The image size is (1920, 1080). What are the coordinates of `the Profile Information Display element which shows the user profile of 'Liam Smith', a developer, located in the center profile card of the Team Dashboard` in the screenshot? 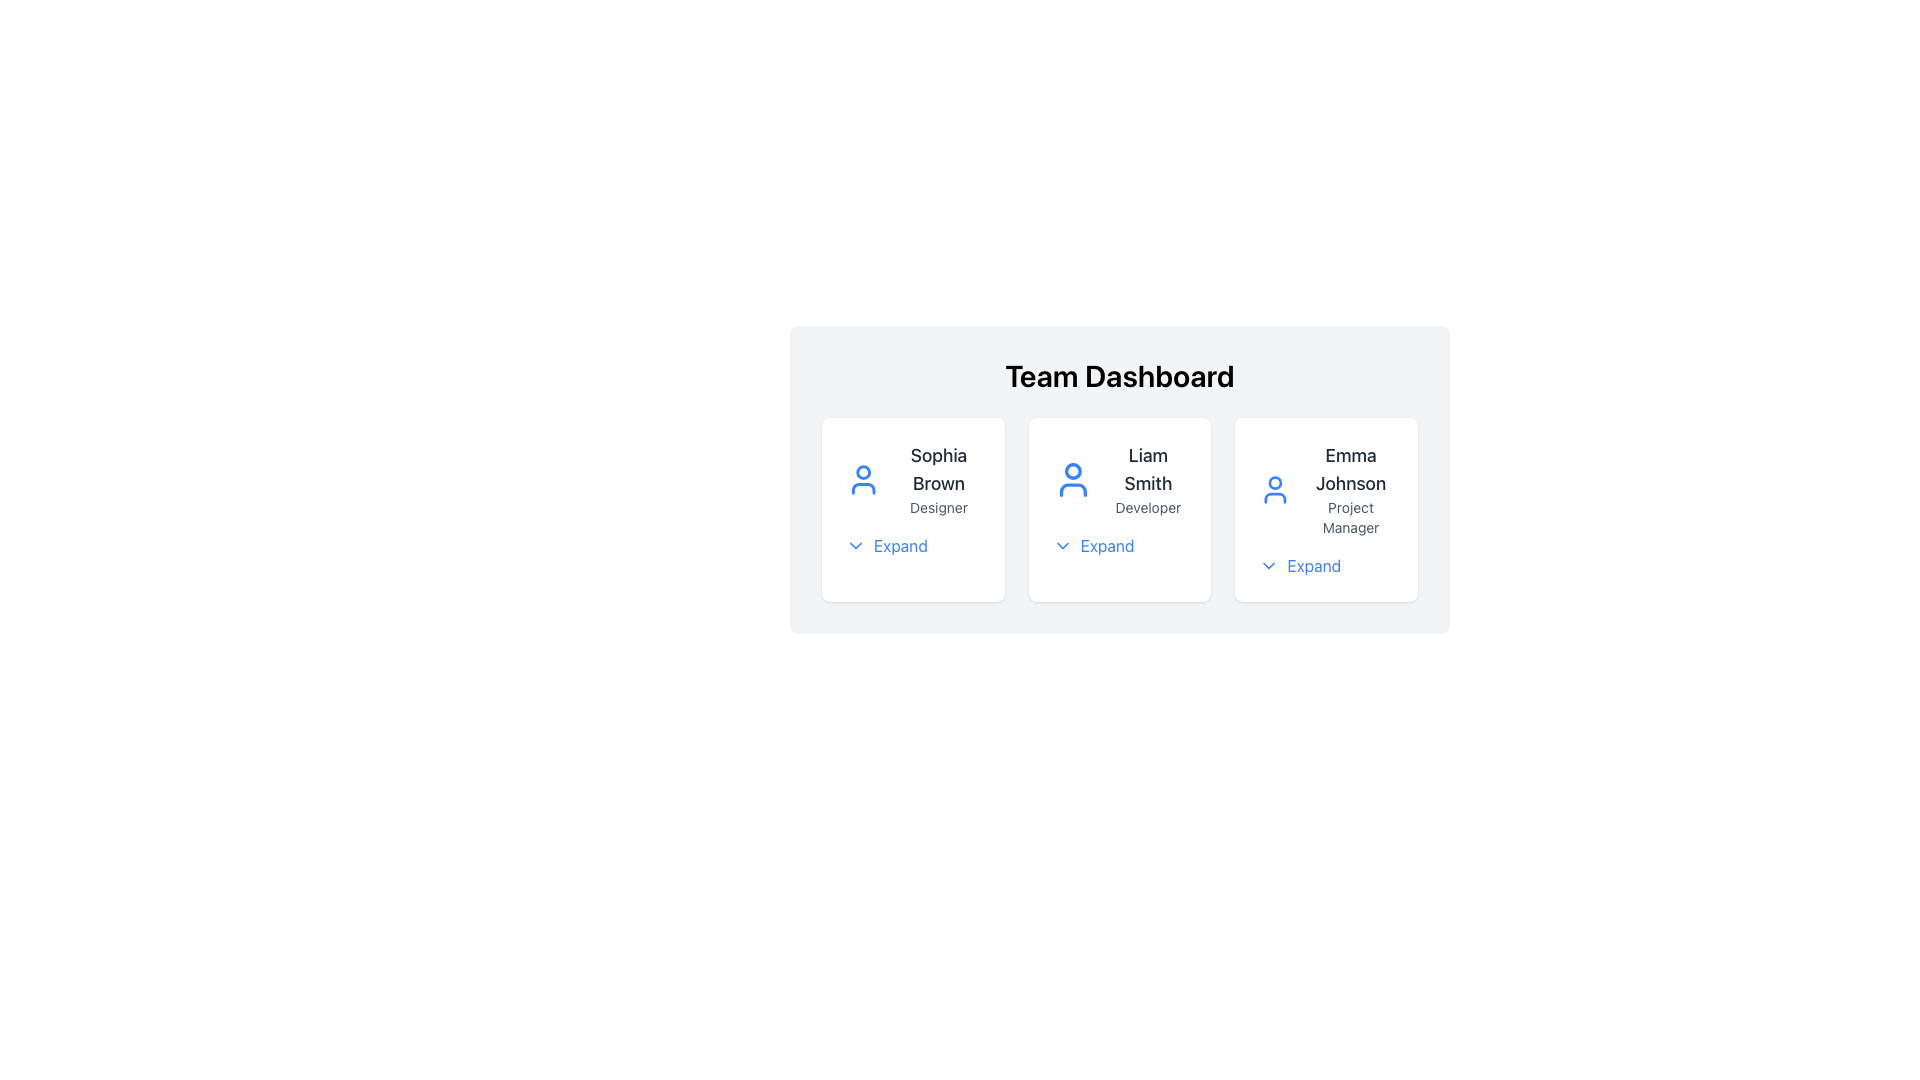 It's located at (1118, 479).